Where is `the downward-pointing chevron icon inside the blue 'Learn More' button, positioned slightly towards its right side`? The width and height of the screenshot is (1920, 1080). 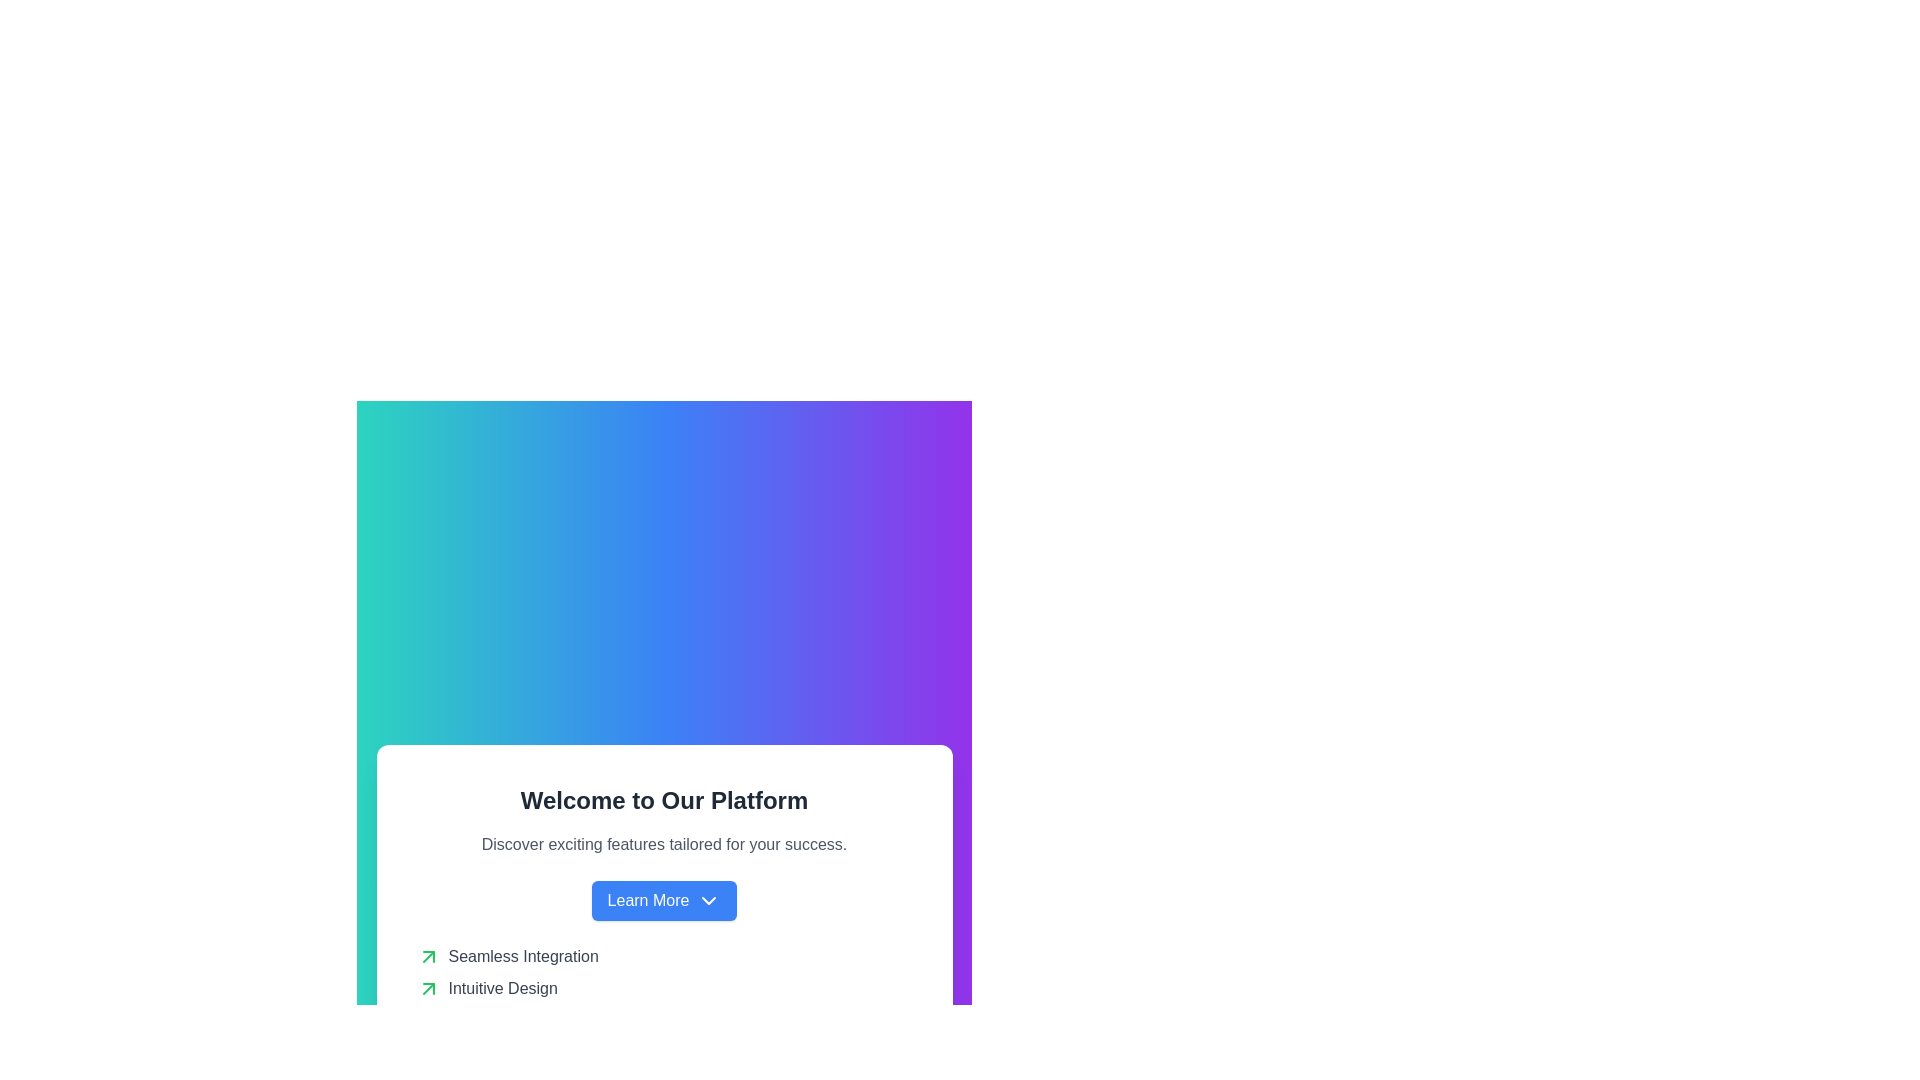 the downward-pointing chevron icon inside the blue 'Learn More' button, positioned slightly towards its right side is located at coordinates (709, 901).